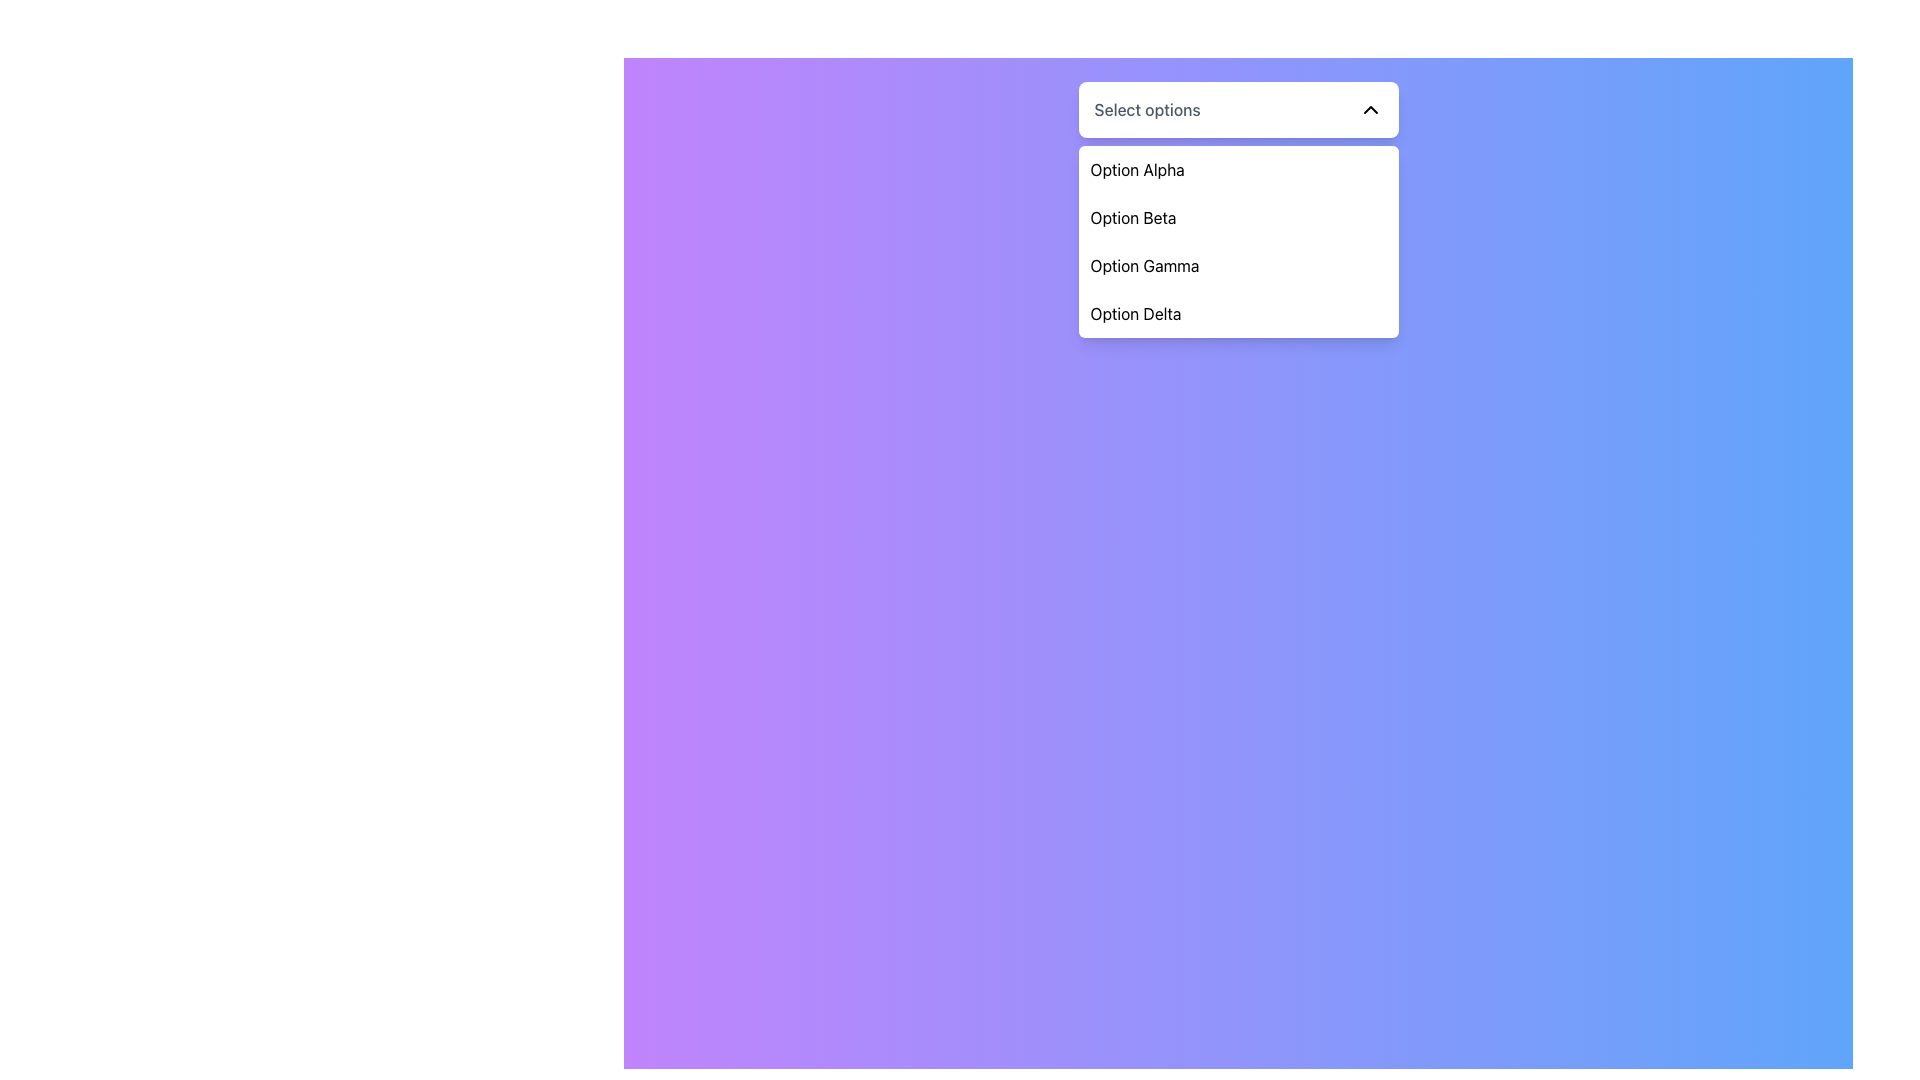 Image resolution: width=1920 pixels, height=1080 pixels. Describe the element at coordinates (1237, 168) in the screenshot. I see `the first option 'Option Alpha' in the dropdown menu for visual feedback` at that location.